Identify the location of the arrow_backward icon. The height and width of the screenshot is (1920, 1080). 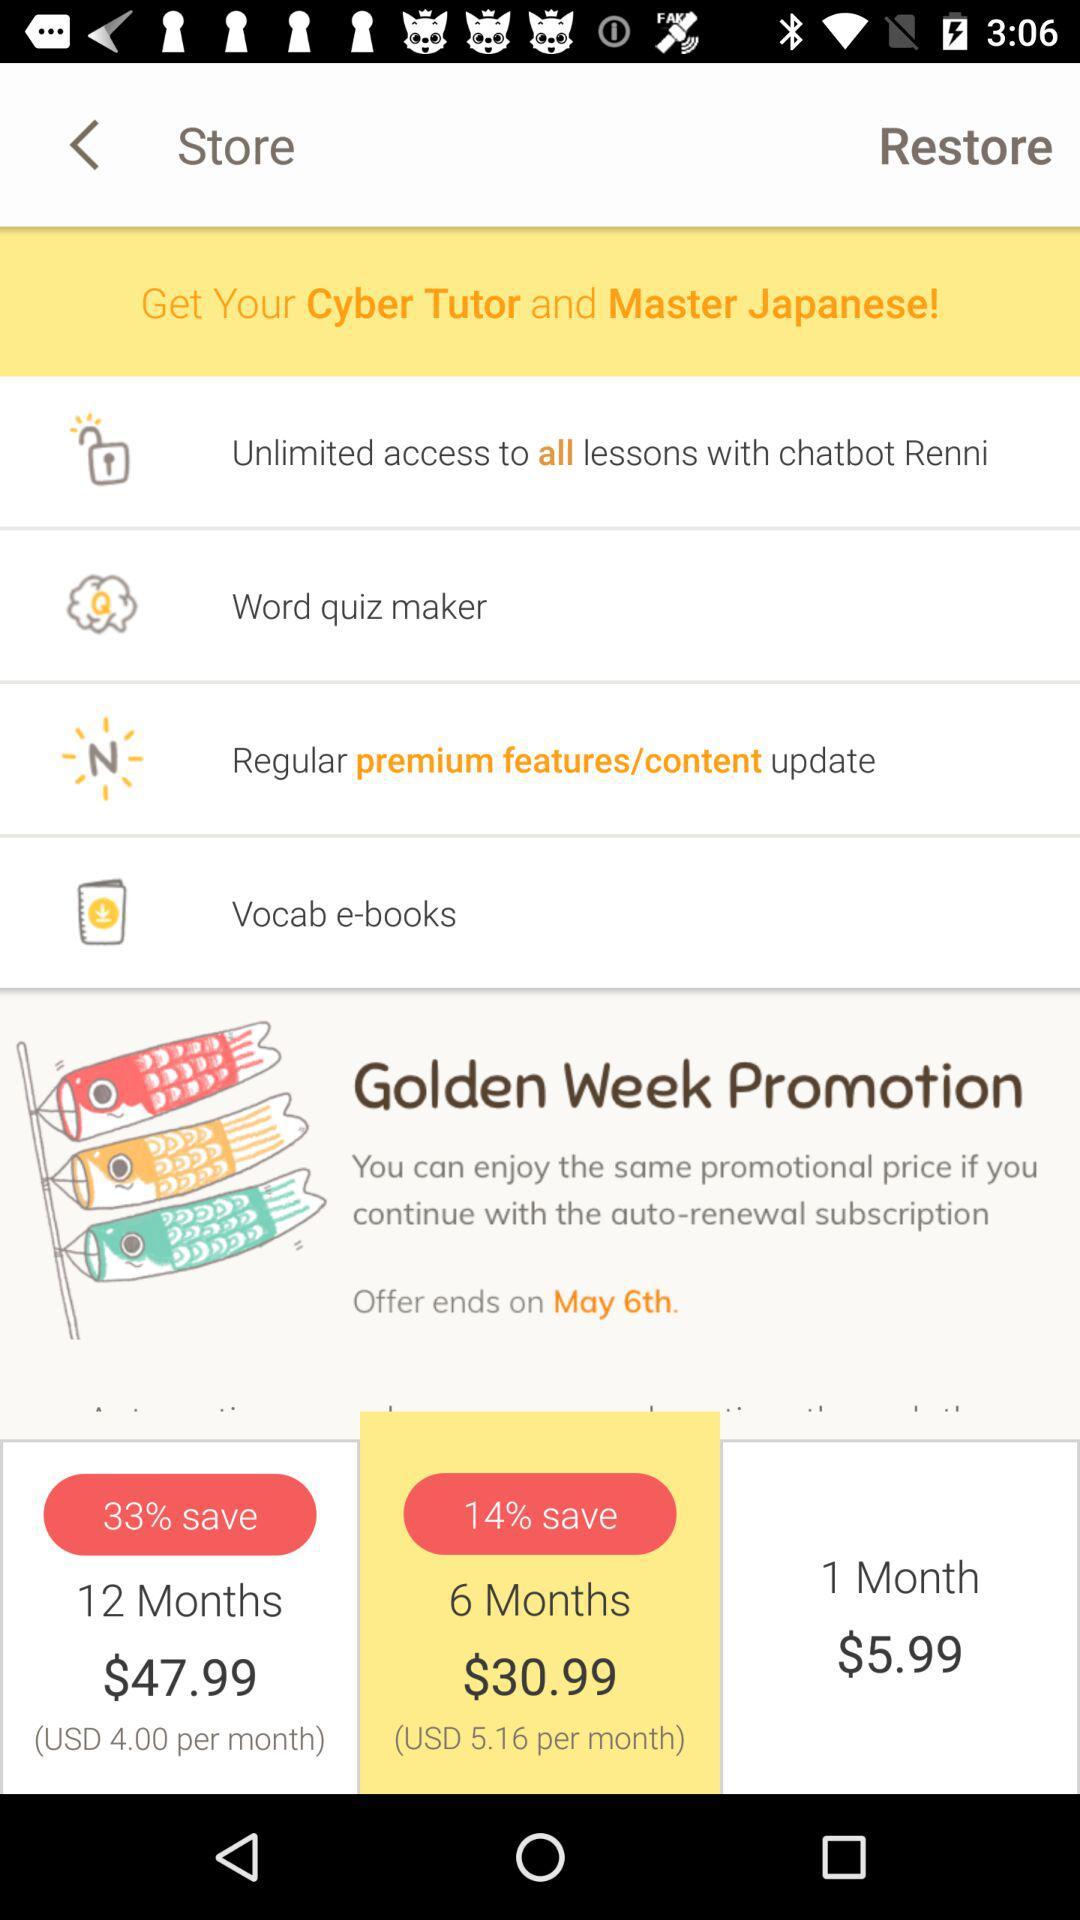
(87, 143).